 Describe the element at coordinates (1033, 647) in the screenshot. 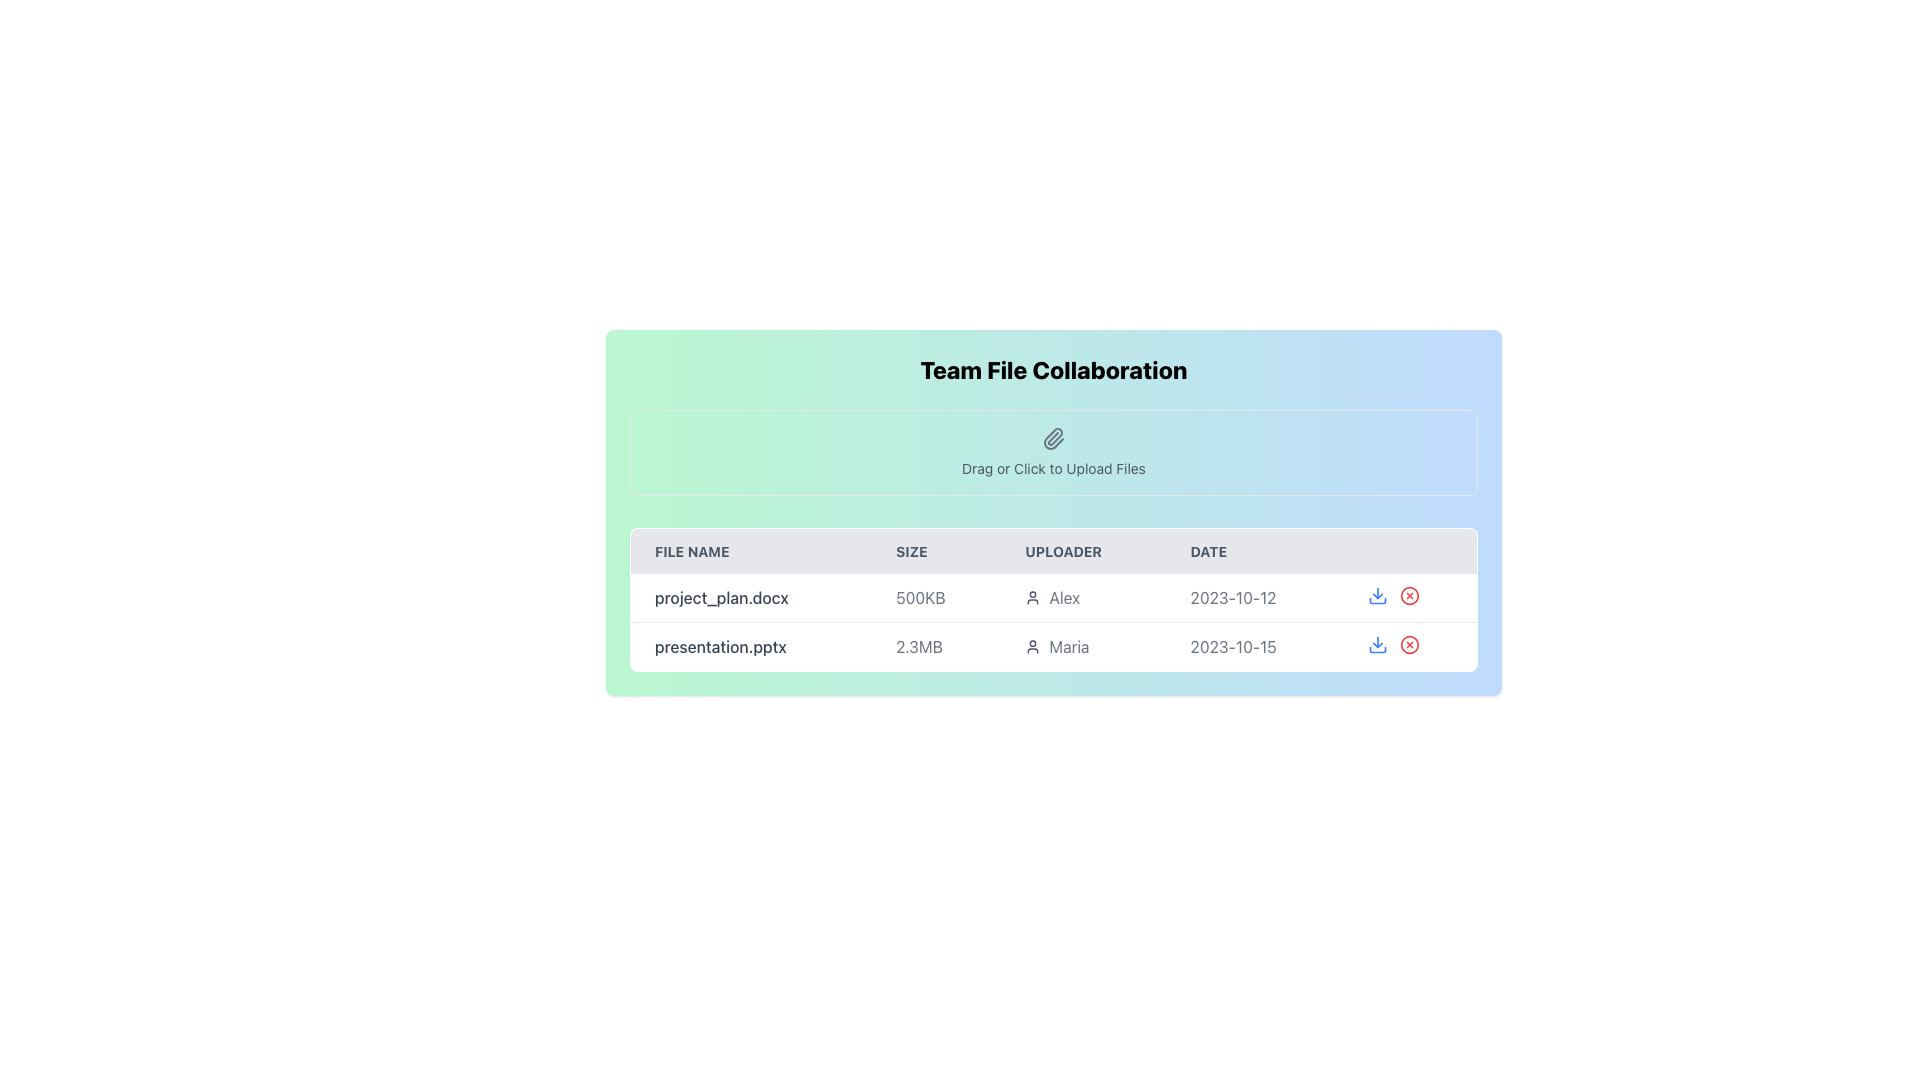

I see `the uploader's profile icon located in the 'Uploader' column next to 'Maria'` at that location.